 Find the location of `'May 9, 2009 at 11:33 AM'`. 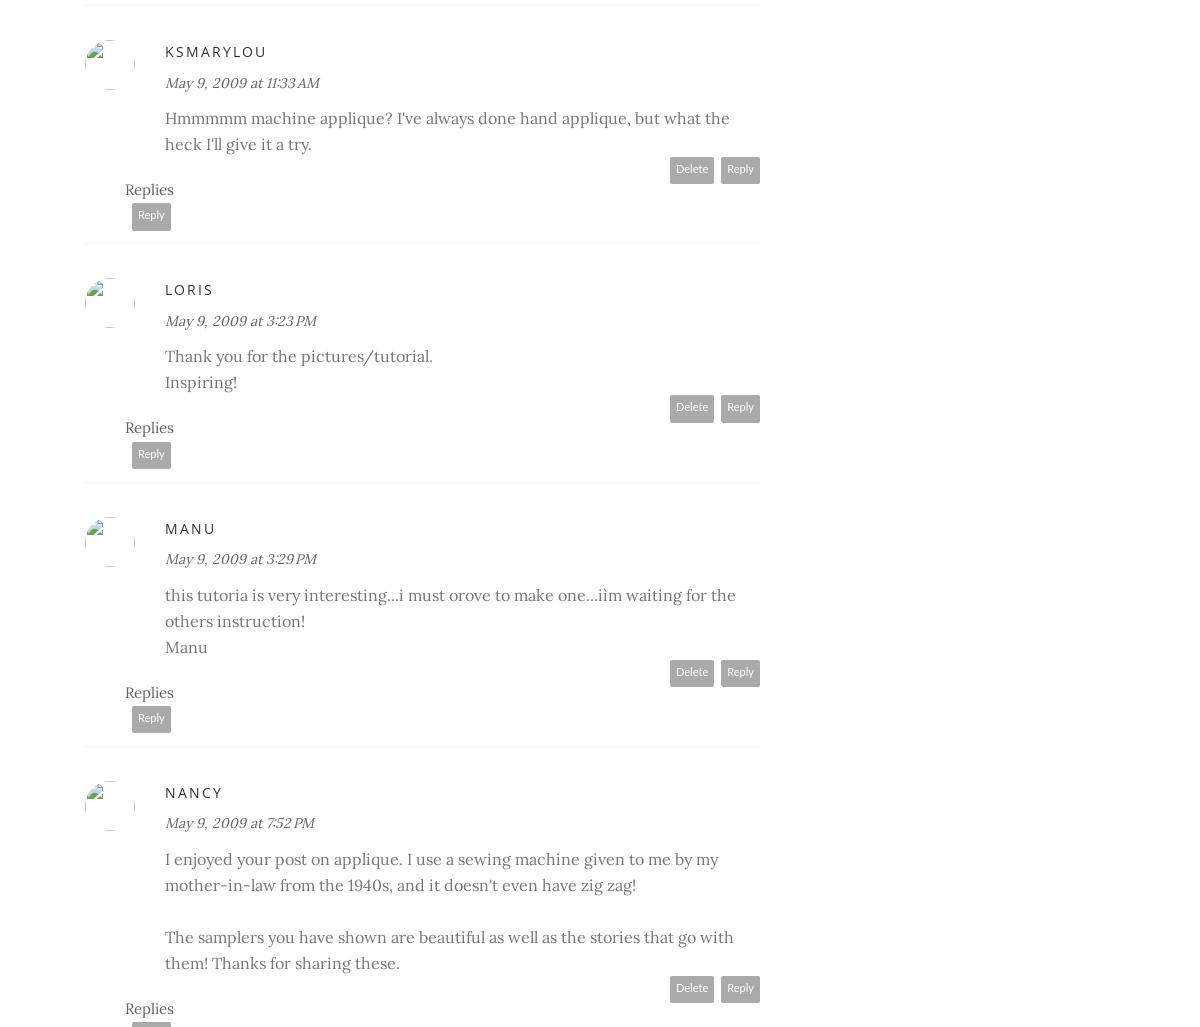

'May 9, 2009 at 11:33 AM' is located at coordinates (164, 80).